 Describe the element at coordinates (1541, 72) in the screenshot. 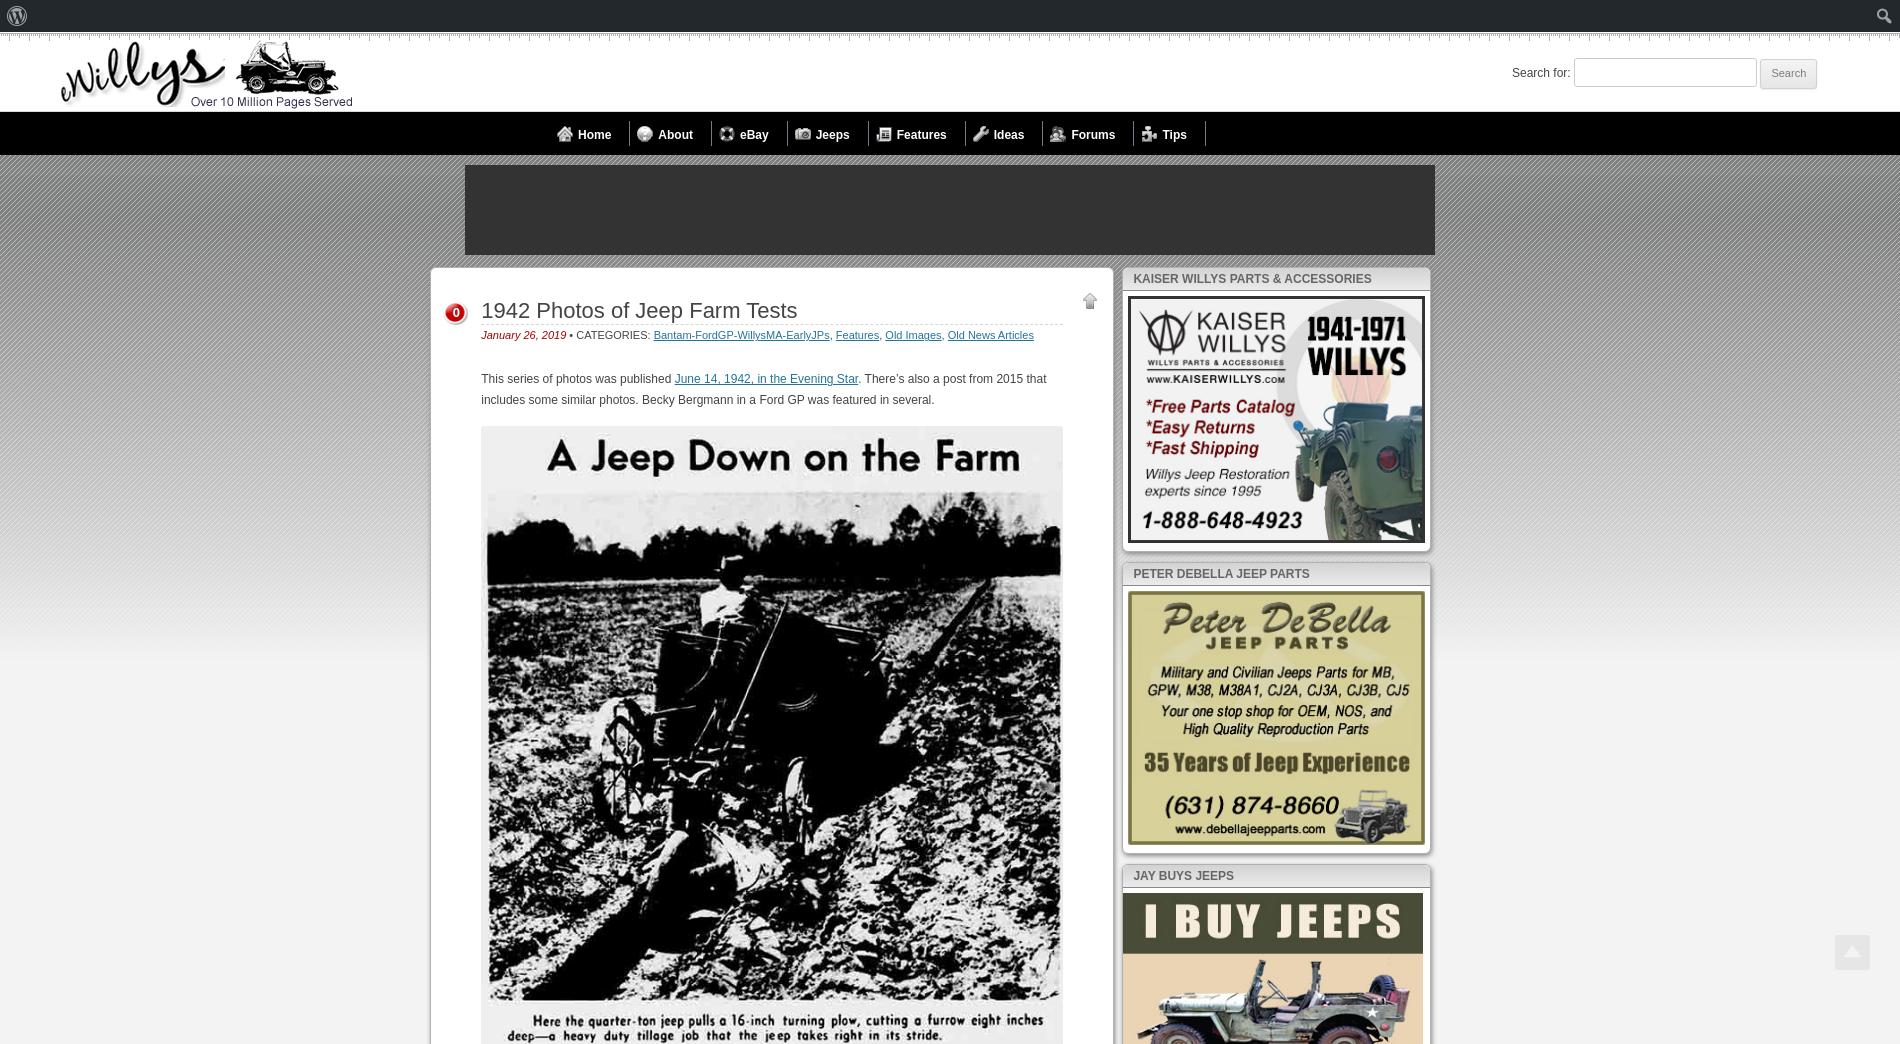

I see `'Search for:'` at that location.